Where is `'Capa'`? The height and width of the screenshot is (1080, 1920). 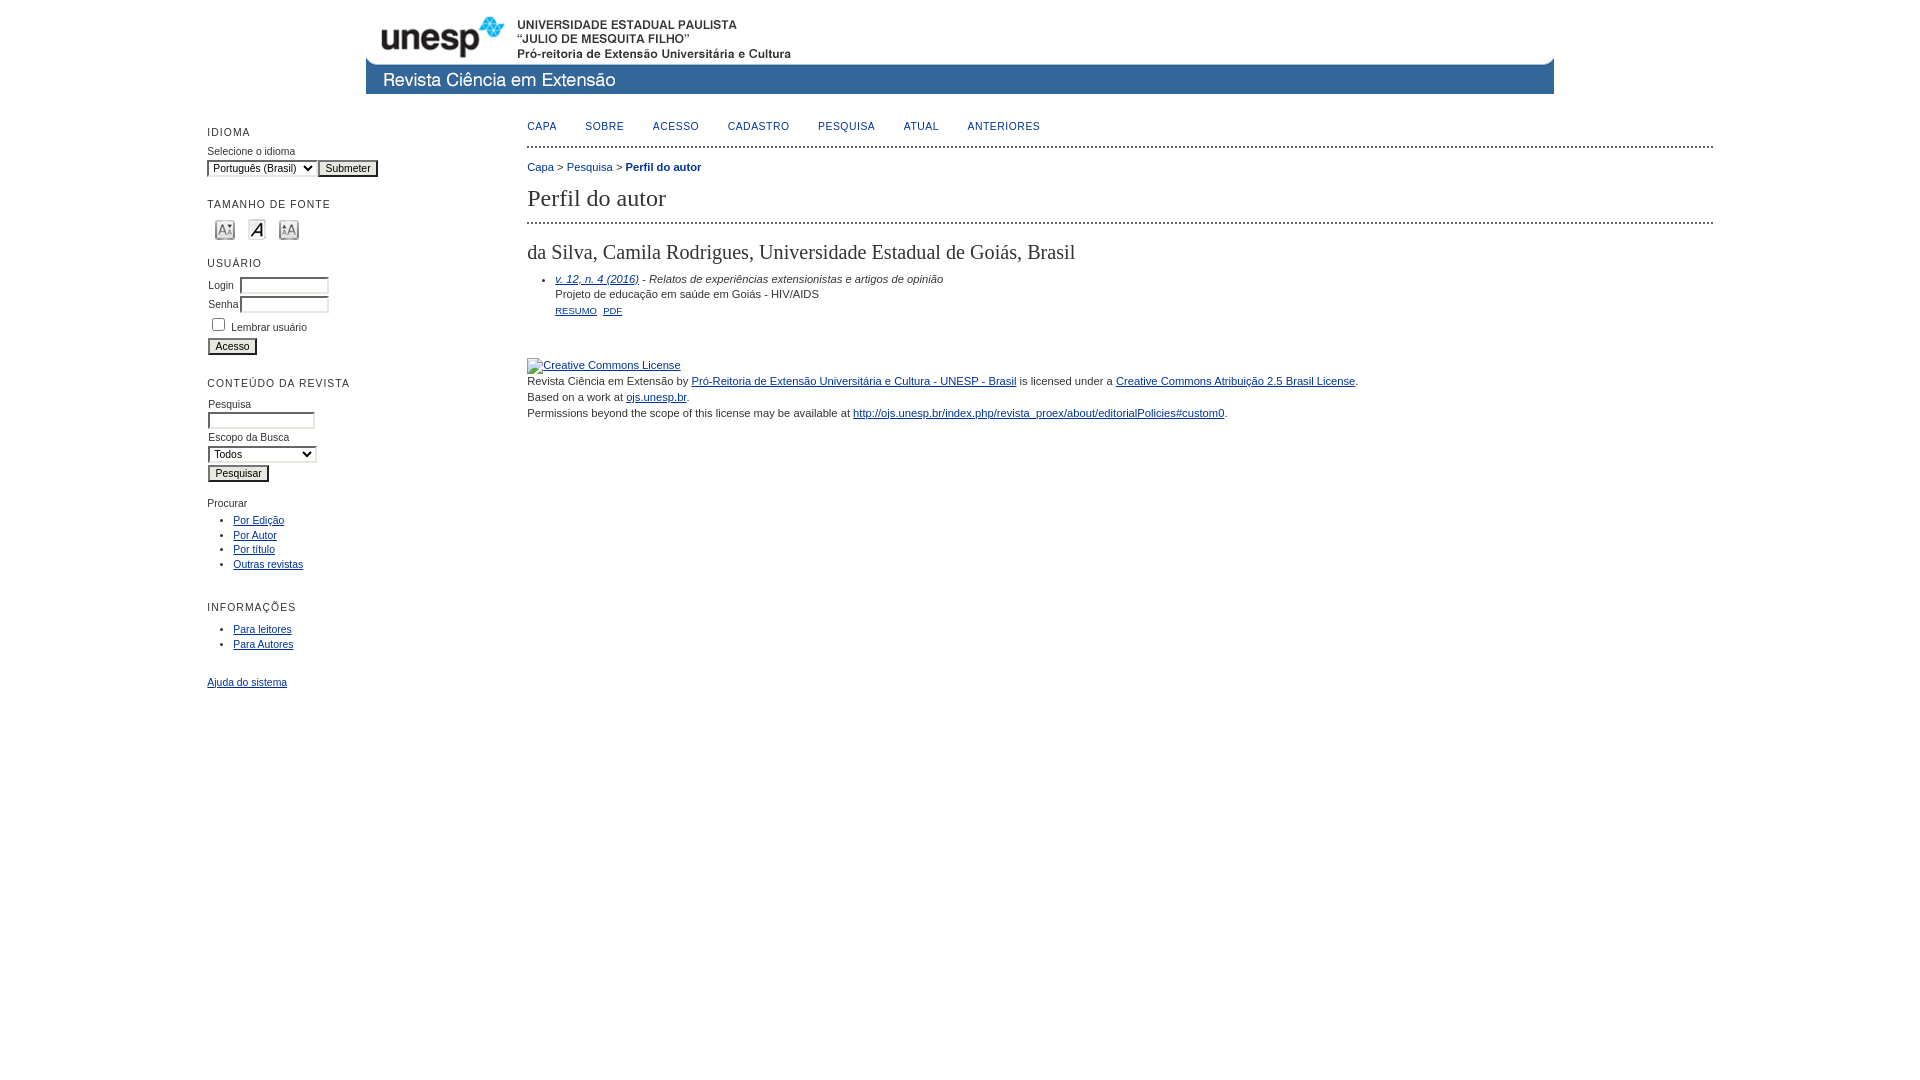 'Capa' is located at coordinates (540, 165).